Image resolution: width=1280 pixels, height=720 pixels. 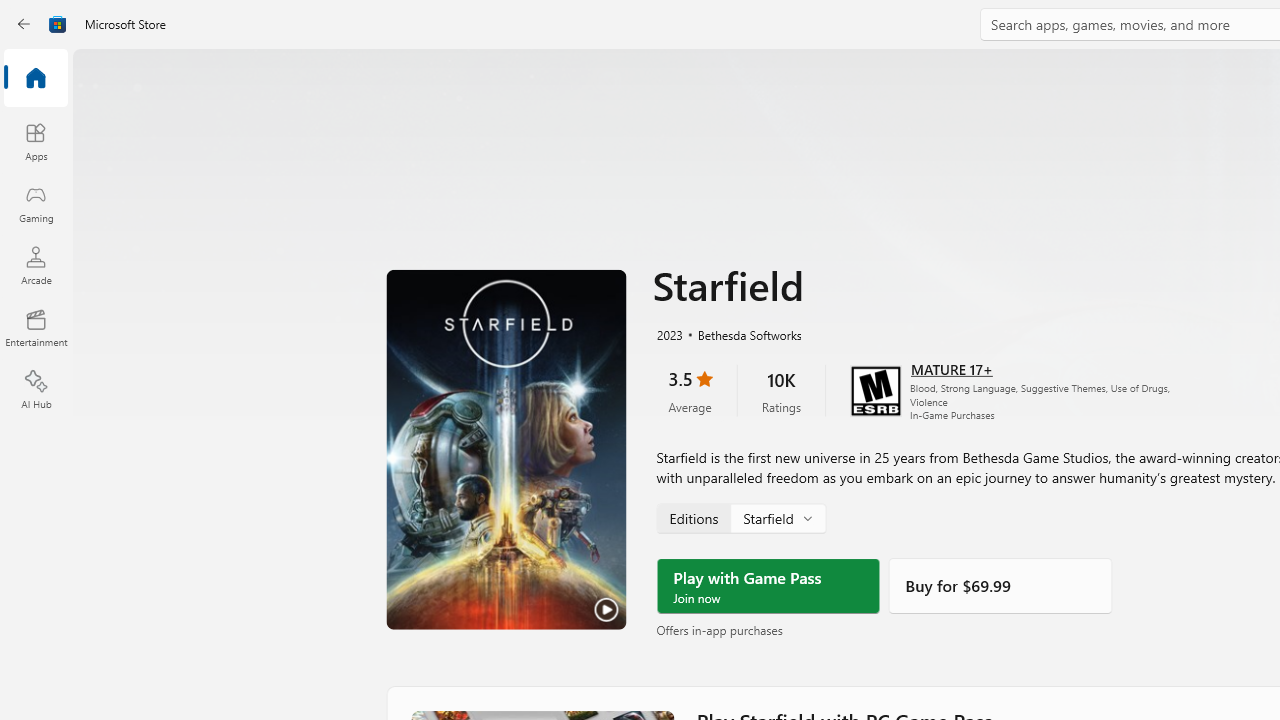 I want to click on '3.5 stars. Click to skip to ratings and reviews', so click(x=689, y=389).